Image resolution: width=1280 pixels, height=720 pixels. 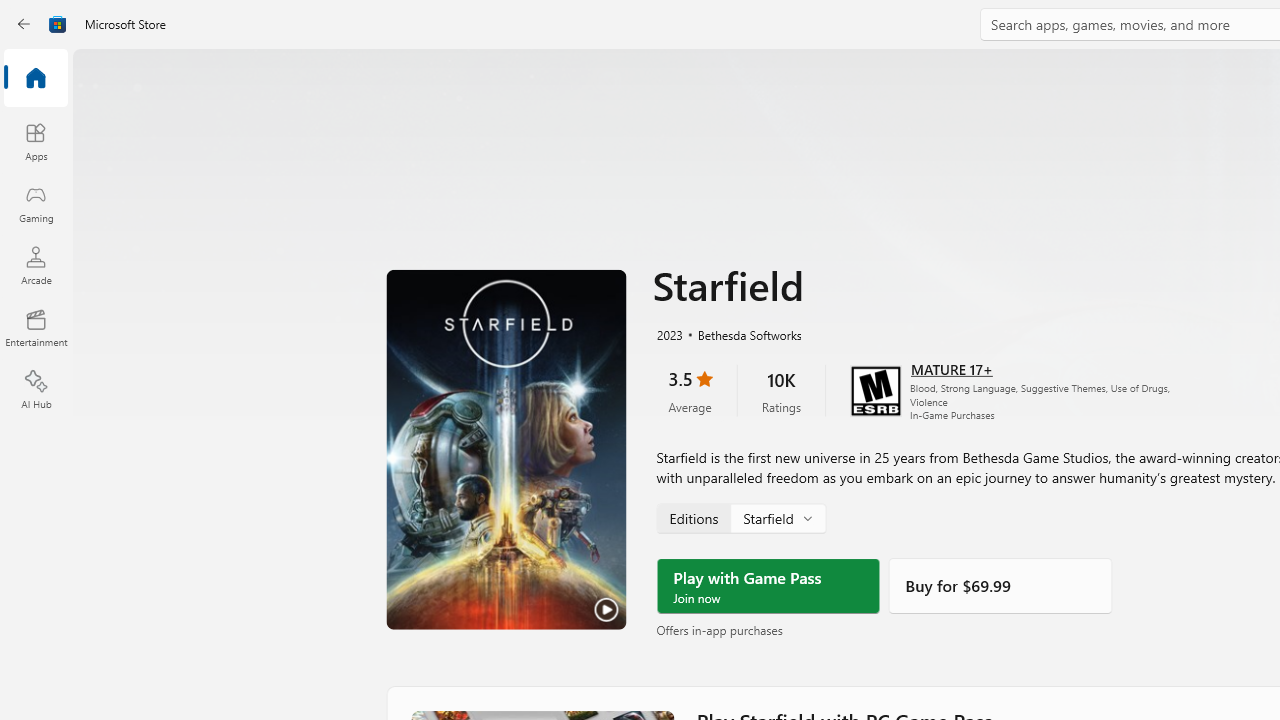 I want to click on '3.5 stars. Click to skip to ratings and reviews', so click(x=689, y=389).